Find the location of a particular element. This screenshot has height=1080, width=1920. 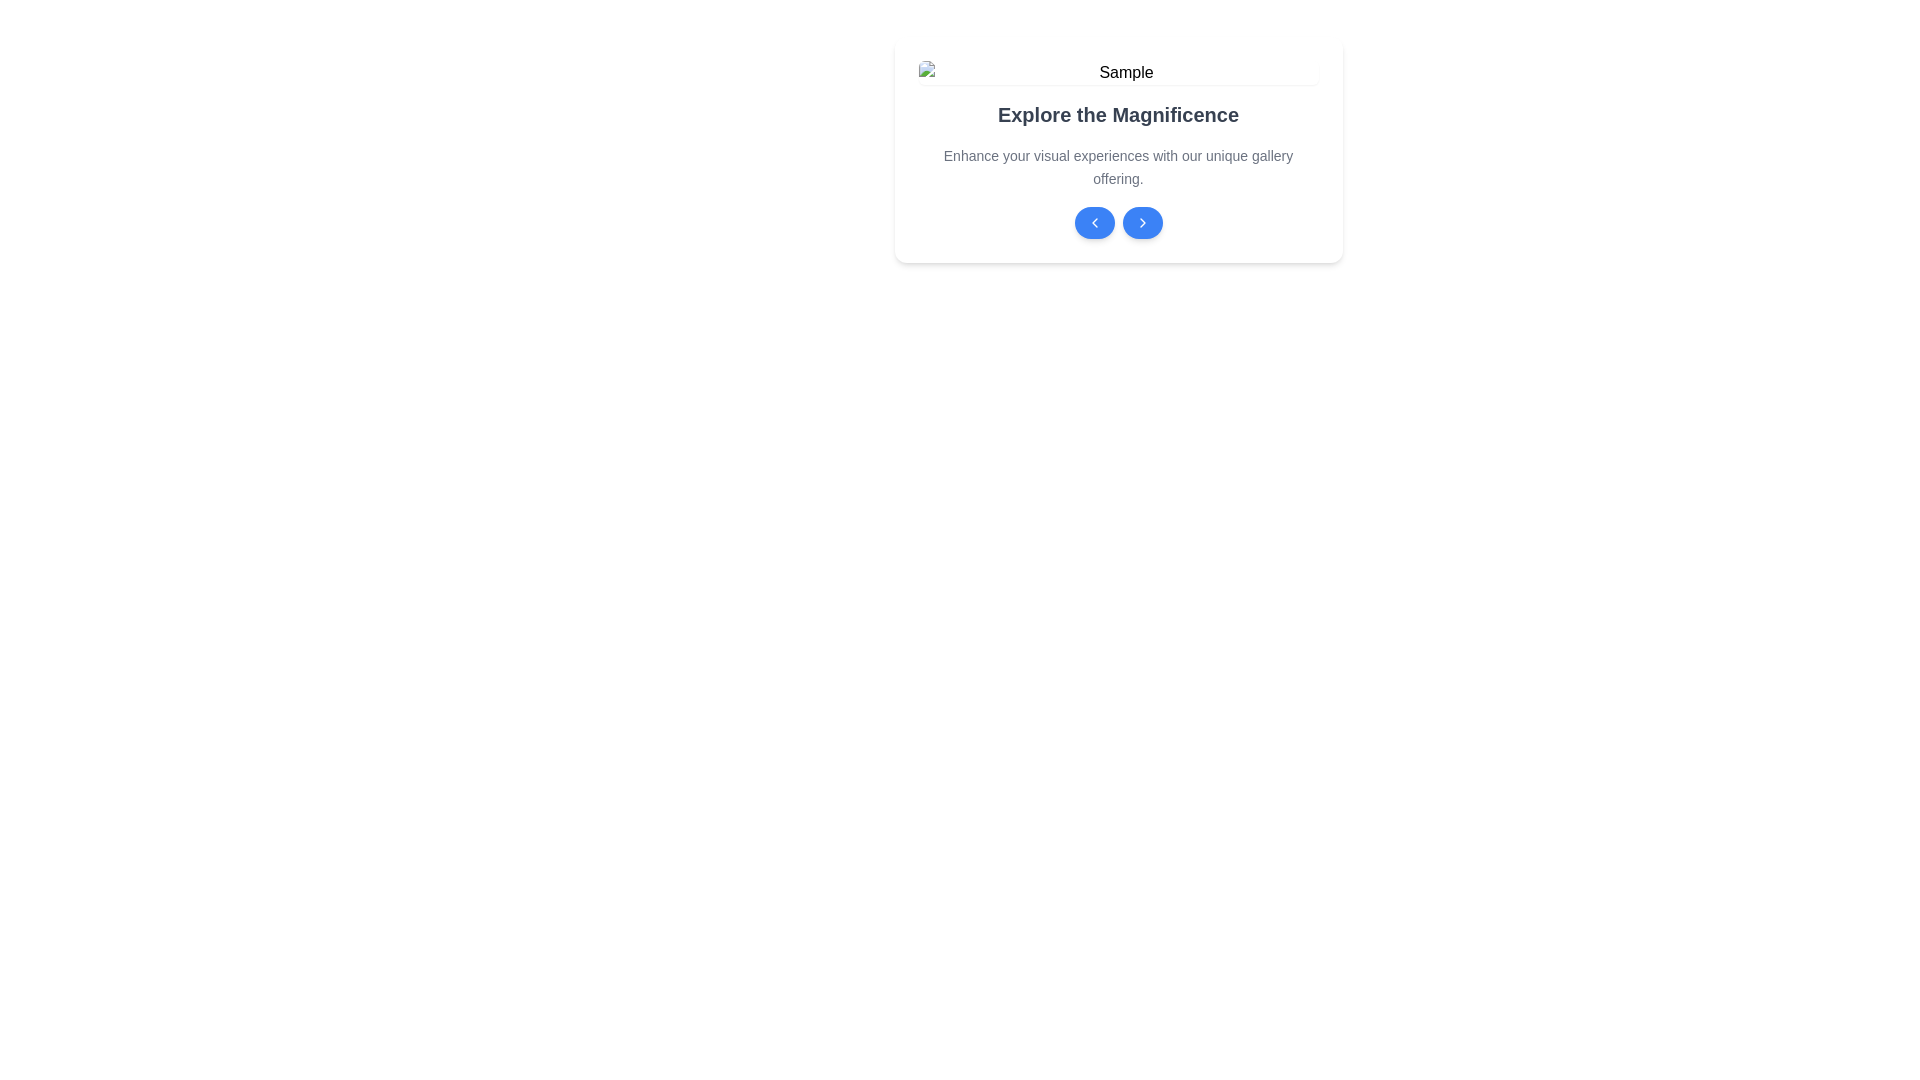

the circular blue button with a right-pointing chevron arrow symbol located in the card below the heading 'Explore the Magnificence' is located at coordinates (1142, 222).